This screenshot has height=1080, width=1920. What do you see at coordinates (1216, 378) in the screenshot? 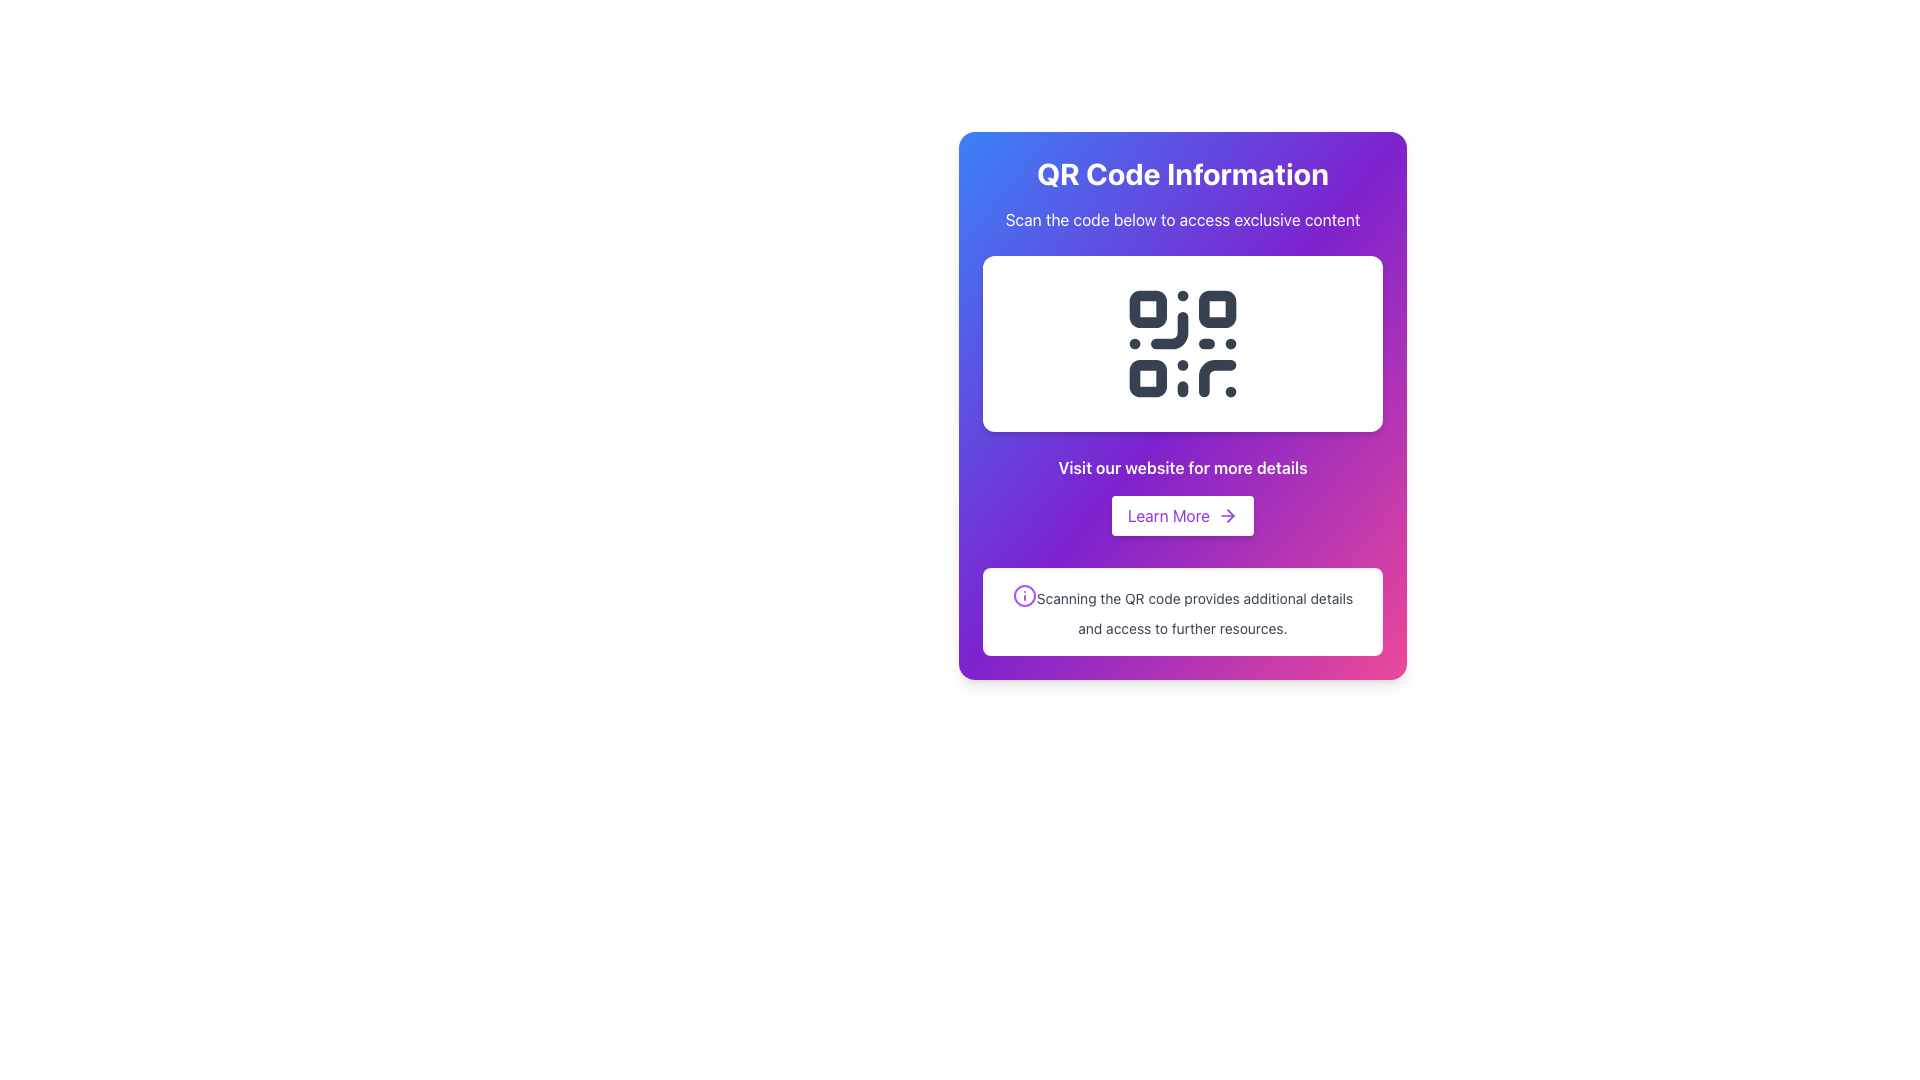
I see `the decorative graphical element located at the lower-right portion of the QR code visual representation, situated below and to the right of the central squares` at bounding box center [1216, 378].